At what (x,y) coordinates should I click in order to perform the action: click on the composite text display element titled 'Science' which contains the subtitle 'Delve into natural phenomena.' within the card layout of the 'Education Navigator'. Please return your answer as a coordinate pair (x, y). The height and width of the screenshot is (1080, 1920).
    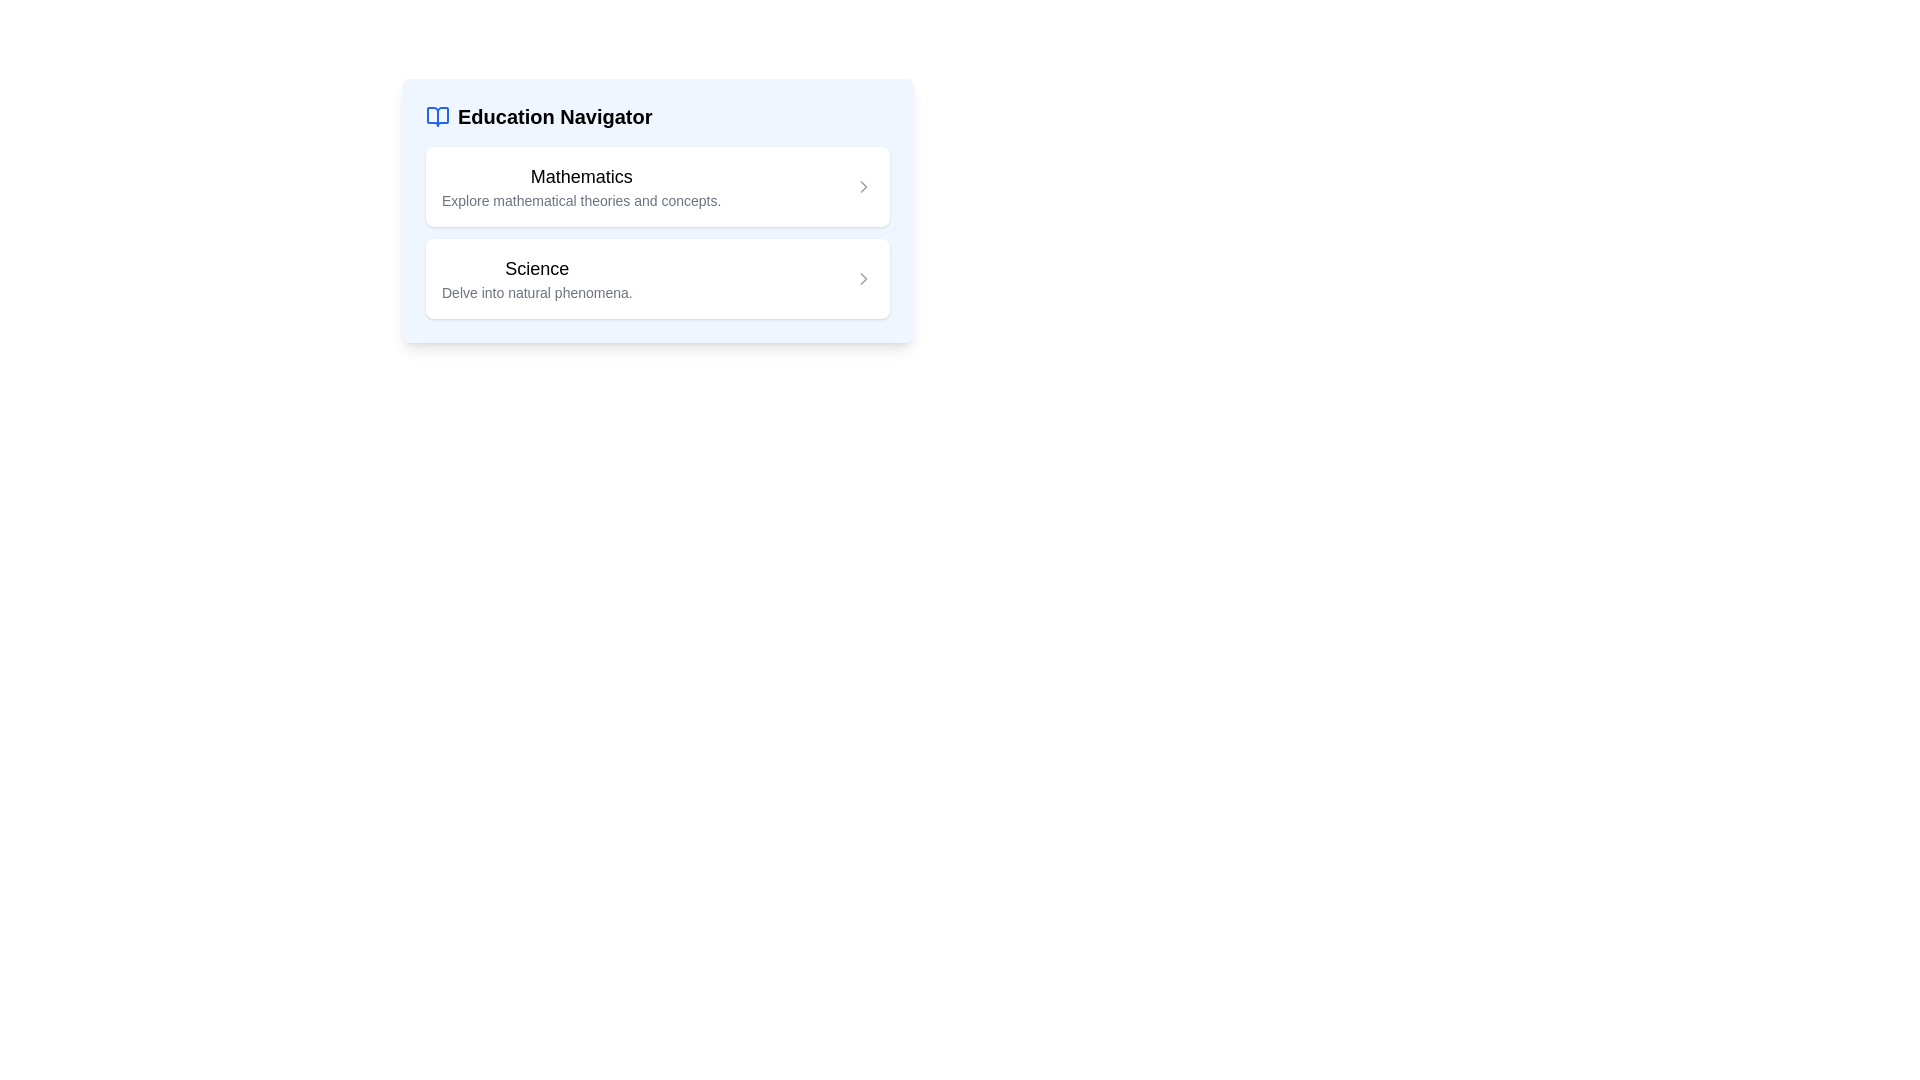
    Looking at the image, I should click on (537, 278).